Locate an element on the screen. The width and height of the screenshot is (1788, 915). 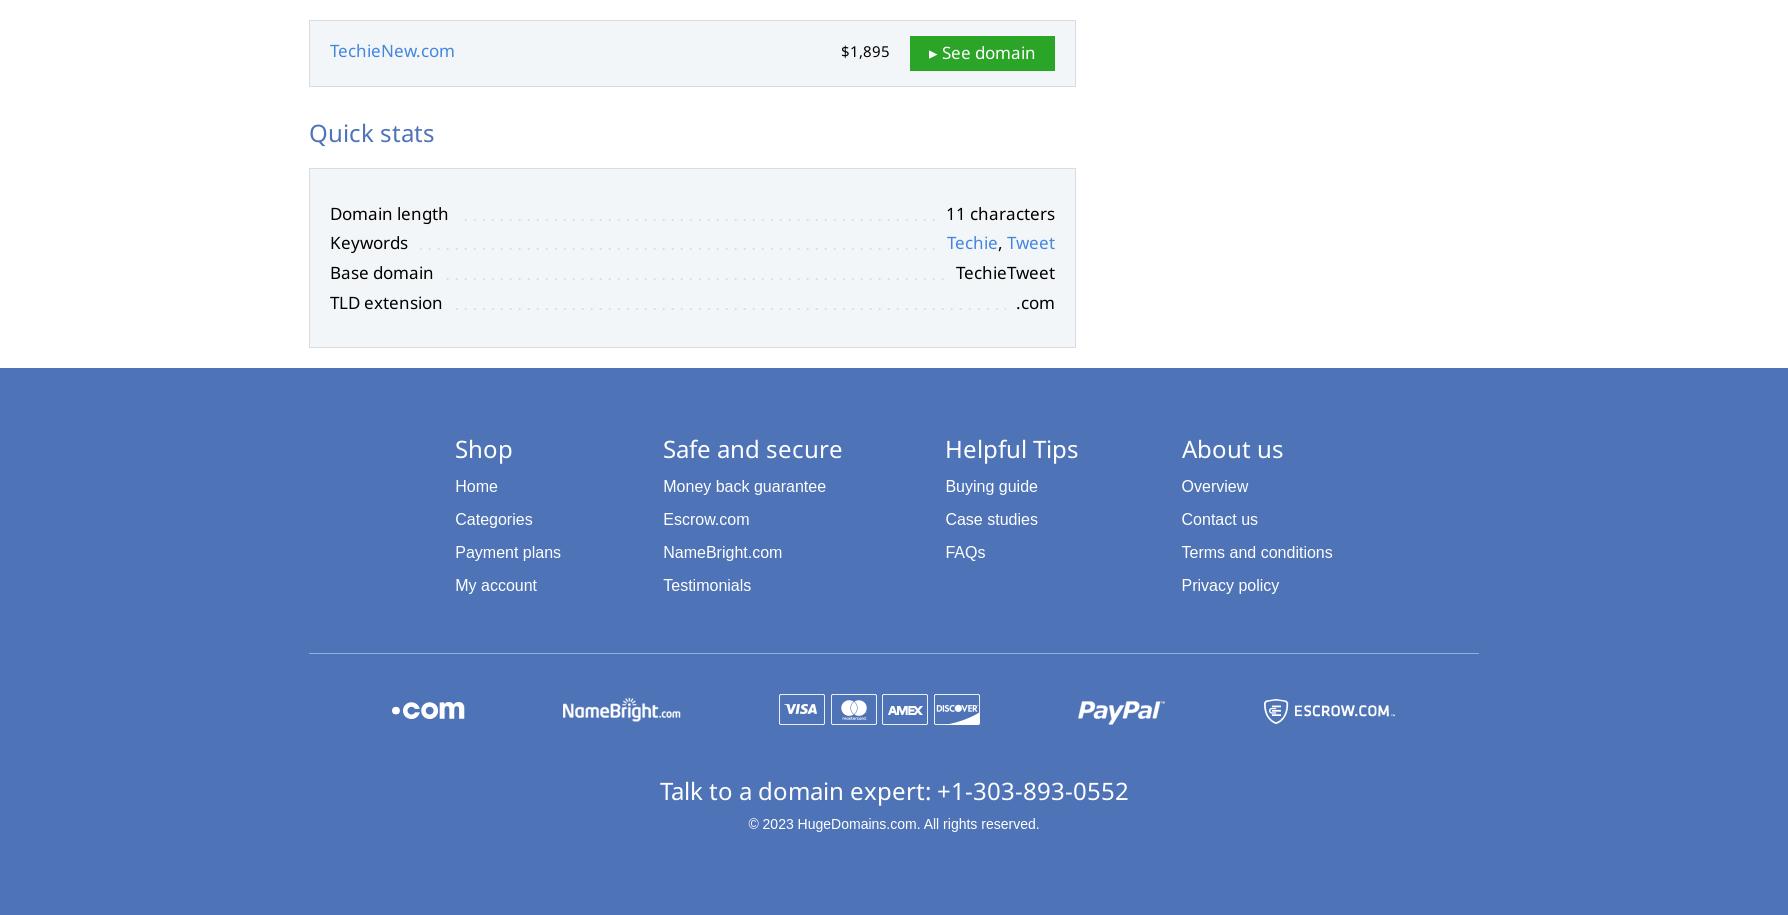
'Buying guide' is located at coordinates (944, 485).